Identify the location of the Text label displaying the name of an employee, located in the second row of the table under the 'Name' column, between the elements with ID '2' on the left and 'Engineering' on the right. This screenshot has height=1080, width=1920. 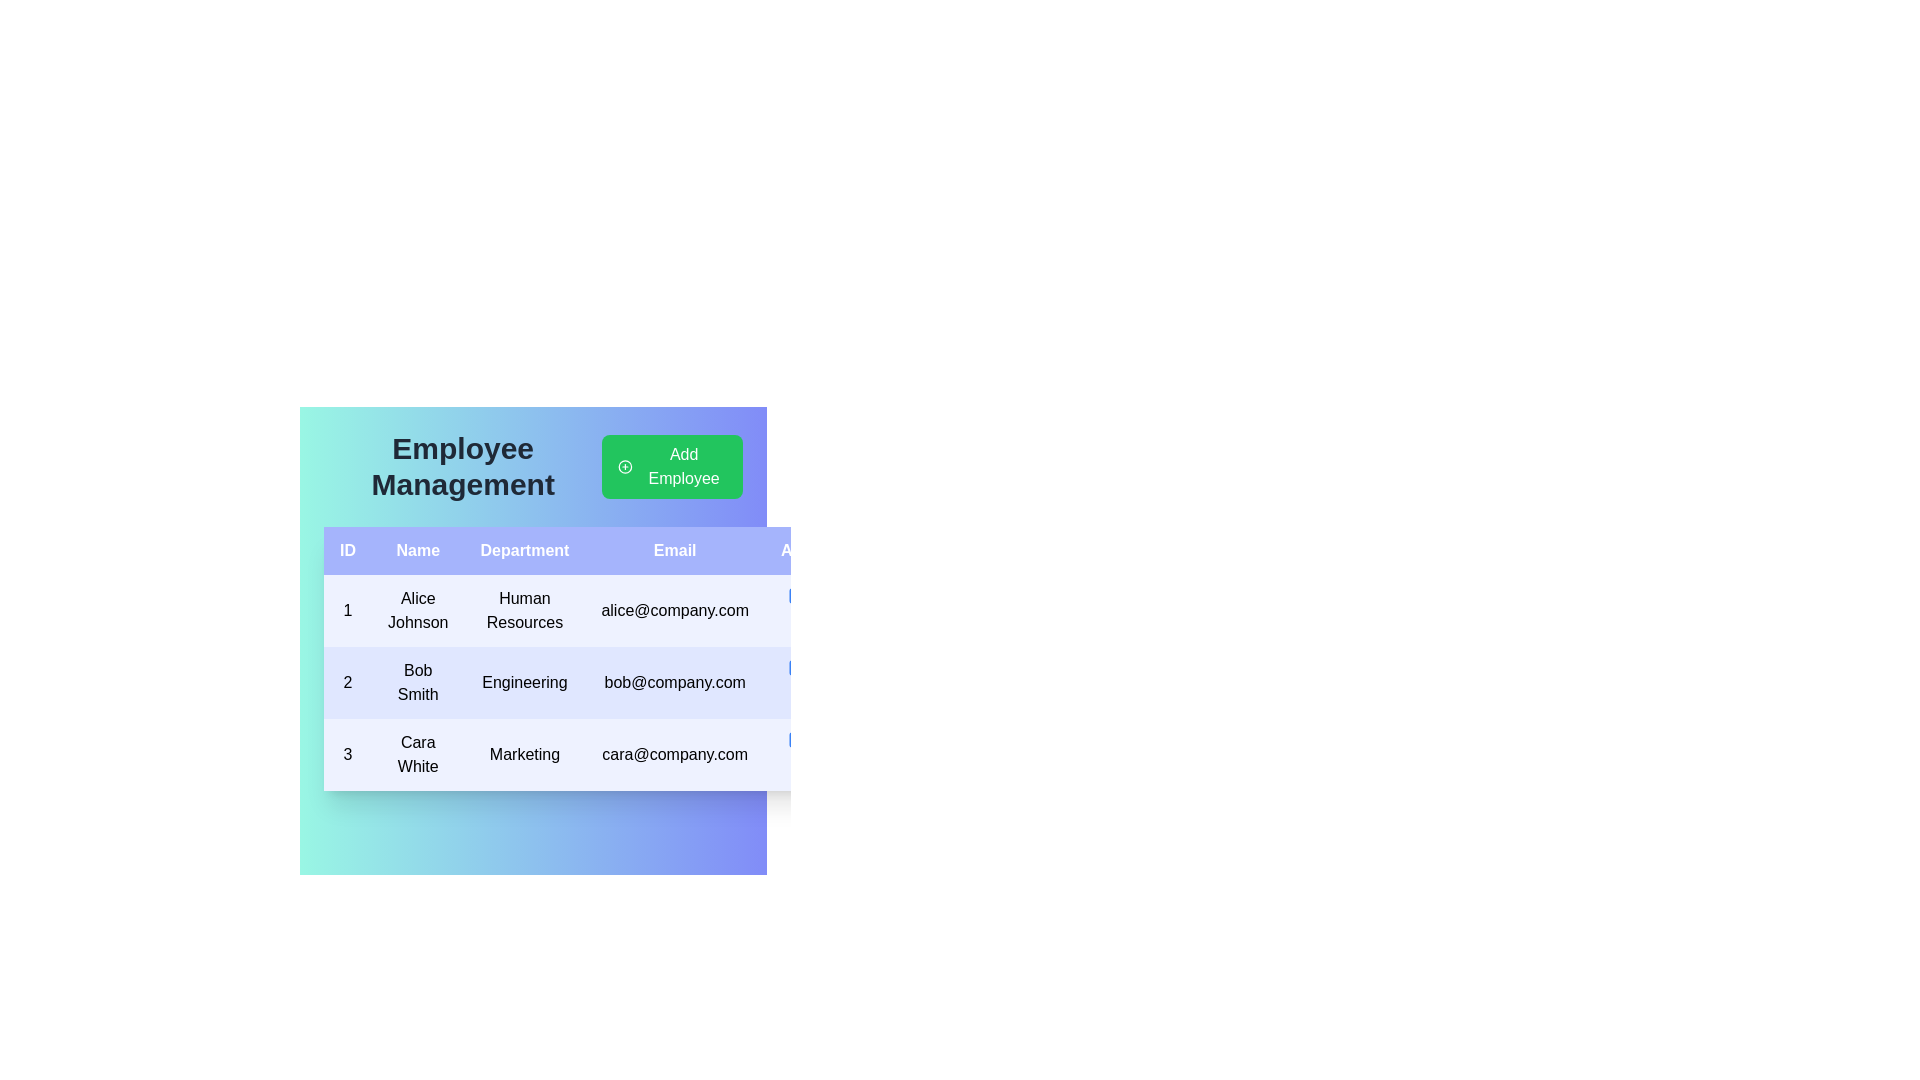
(417, 681).